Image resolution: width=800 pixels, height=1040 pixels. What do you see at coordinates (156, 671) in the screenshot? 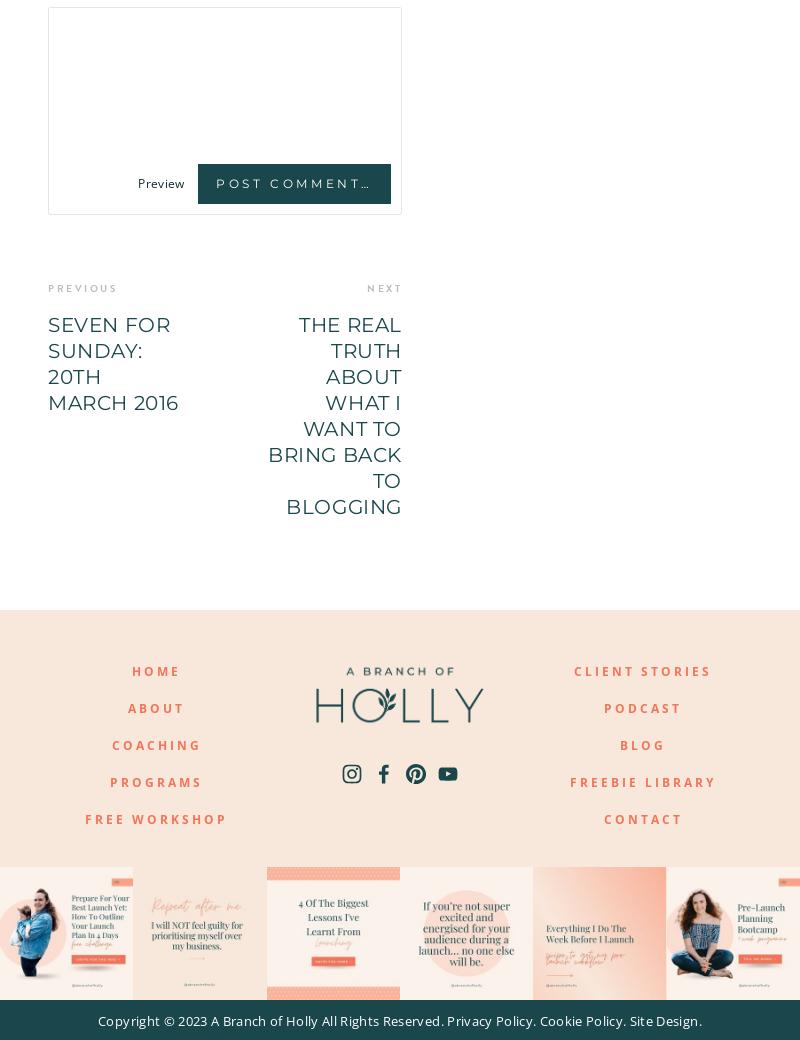
I see `'HOME'` at bounding box center [156, 671].